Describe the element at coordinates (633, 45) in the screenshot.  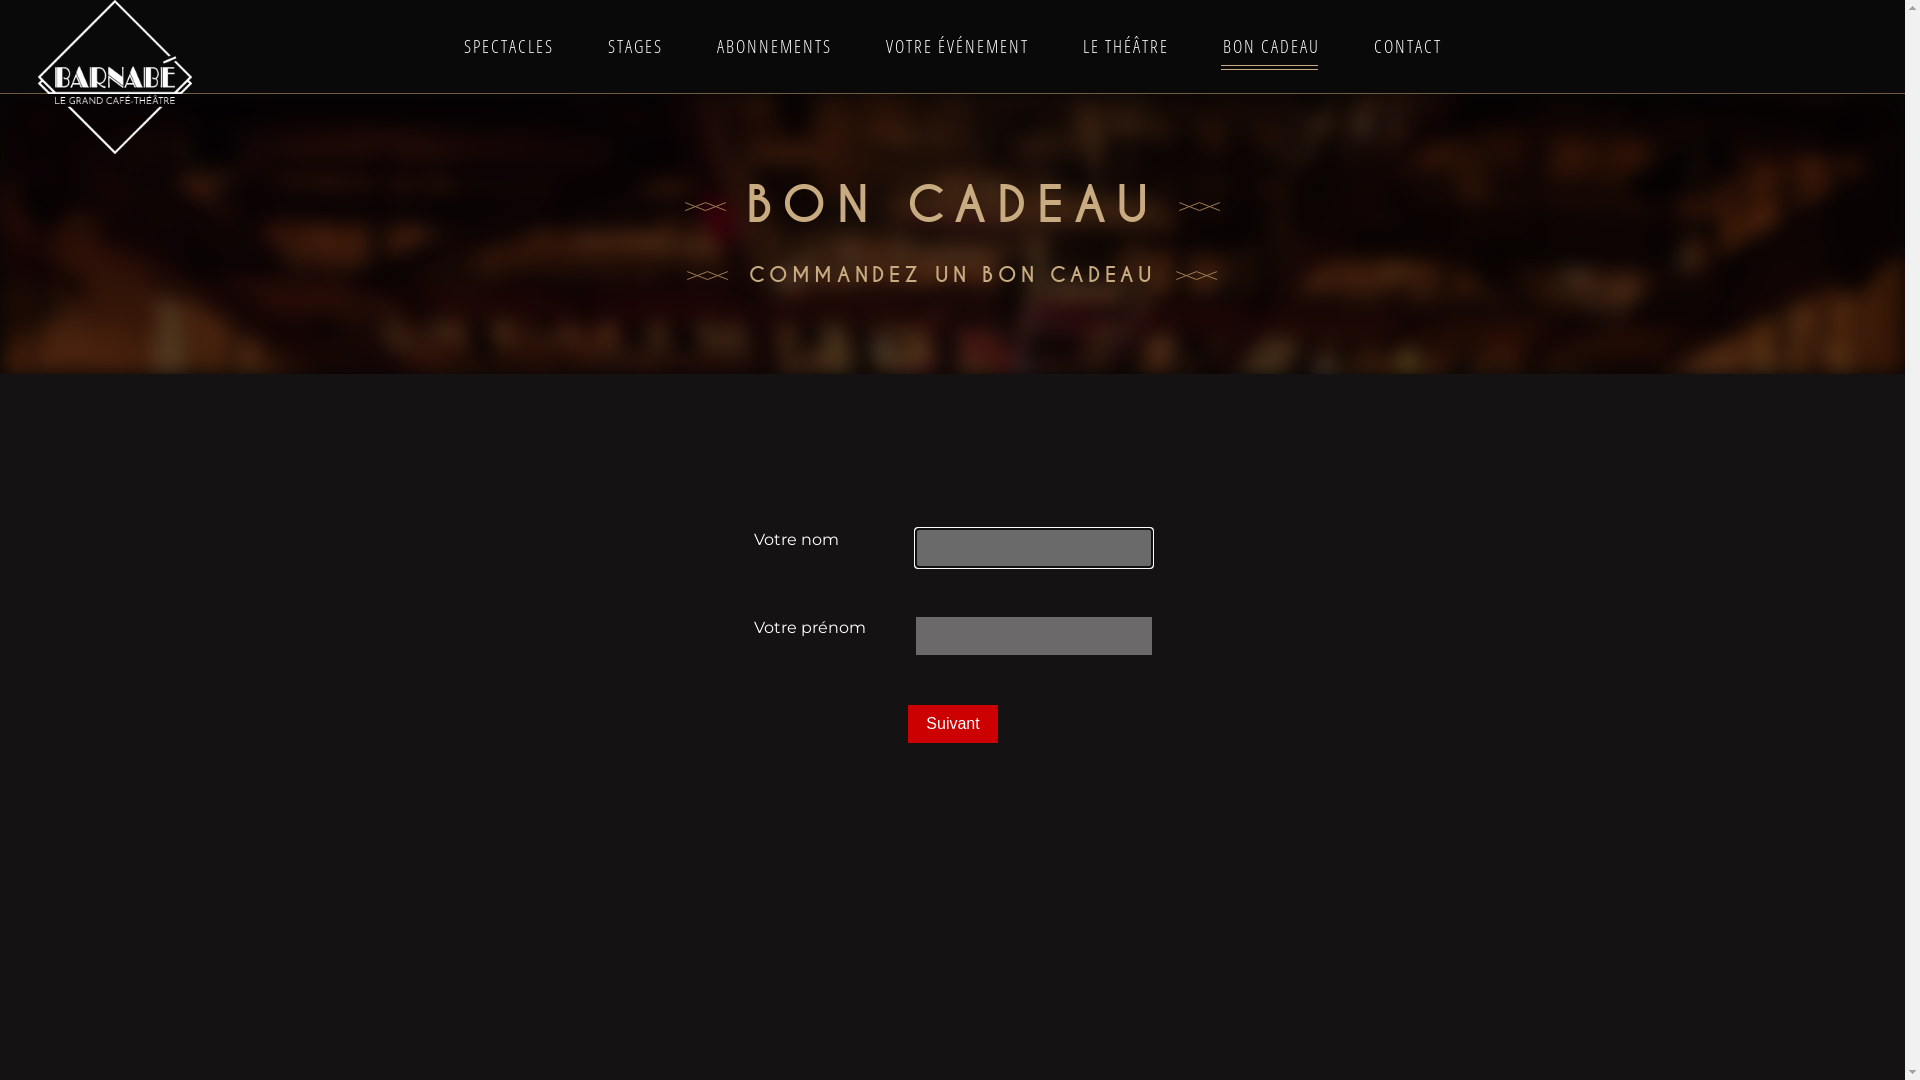
I see `'STAGES'` at that location.